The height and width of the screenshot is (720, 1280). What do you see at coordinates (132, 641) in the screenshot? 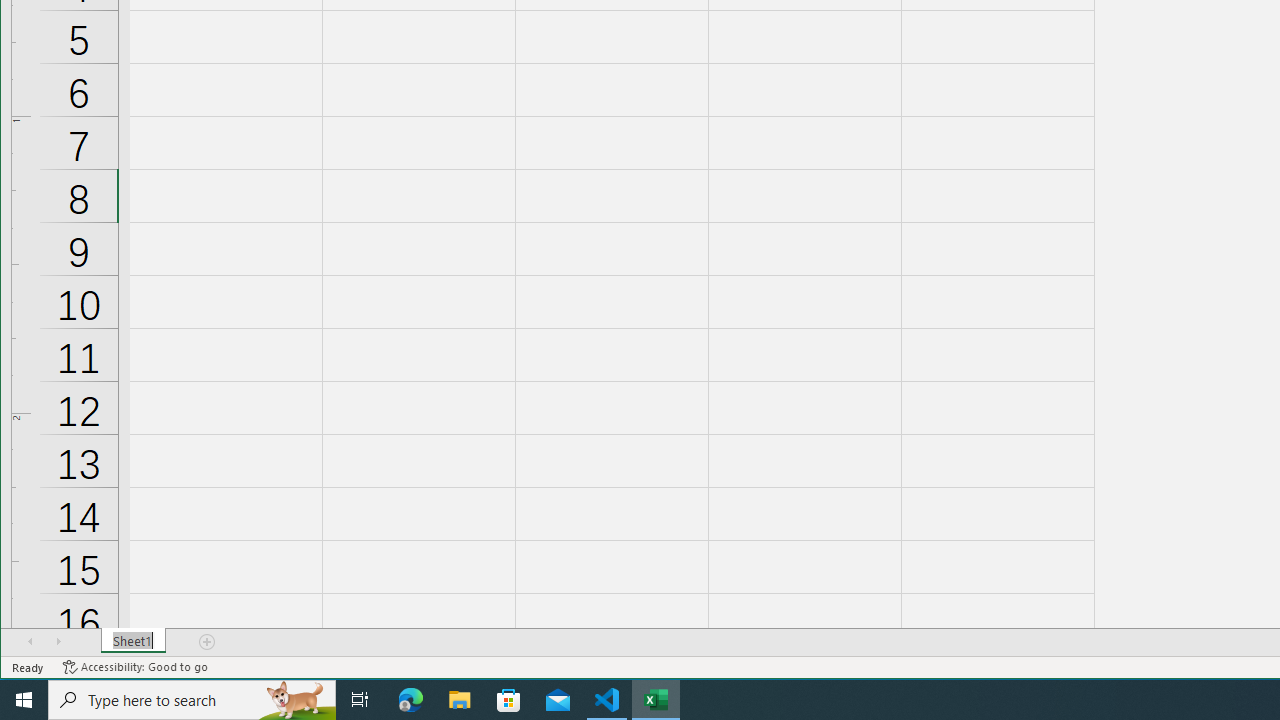
I see `'Sheet Tab'` at bounding box center [132, 641].